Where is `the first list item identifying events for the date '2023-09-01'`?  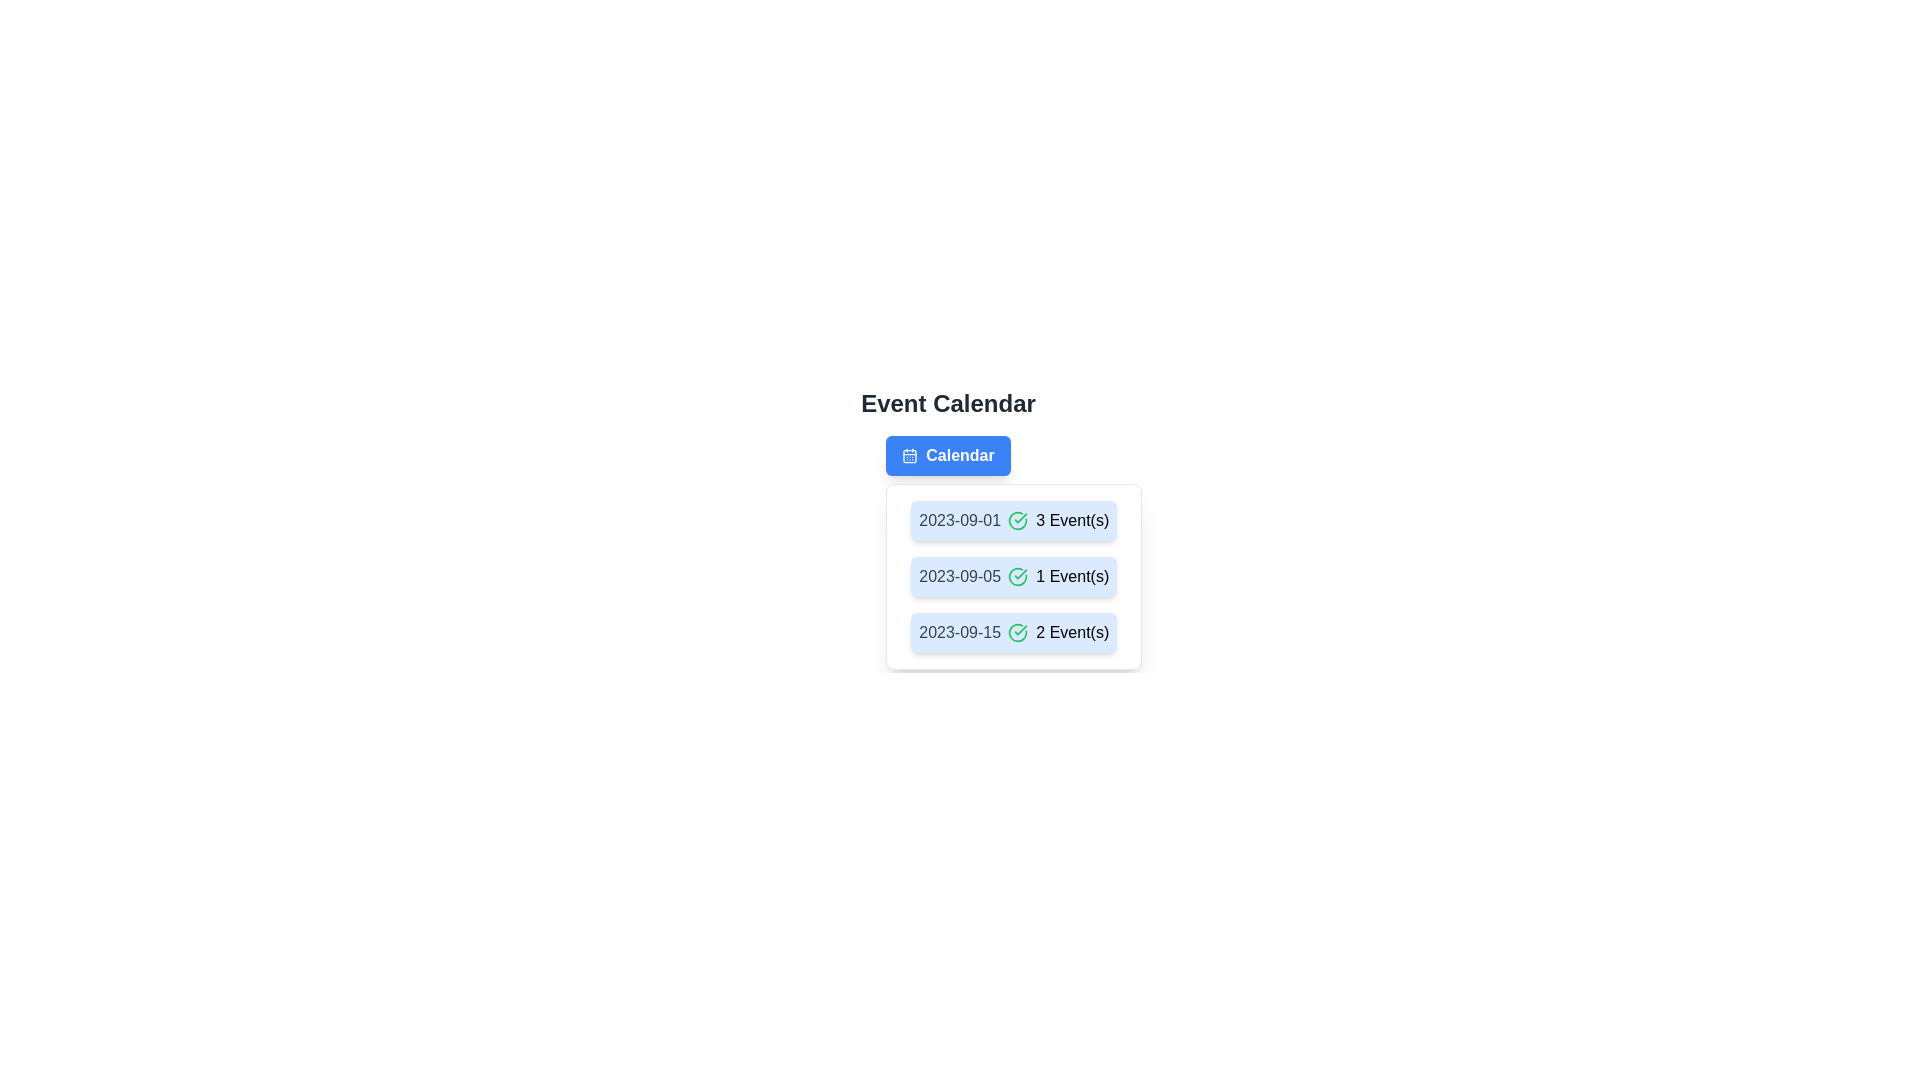 the first list item identifying events for the date '2023-09-01' is located at coordinates (1014, 519).